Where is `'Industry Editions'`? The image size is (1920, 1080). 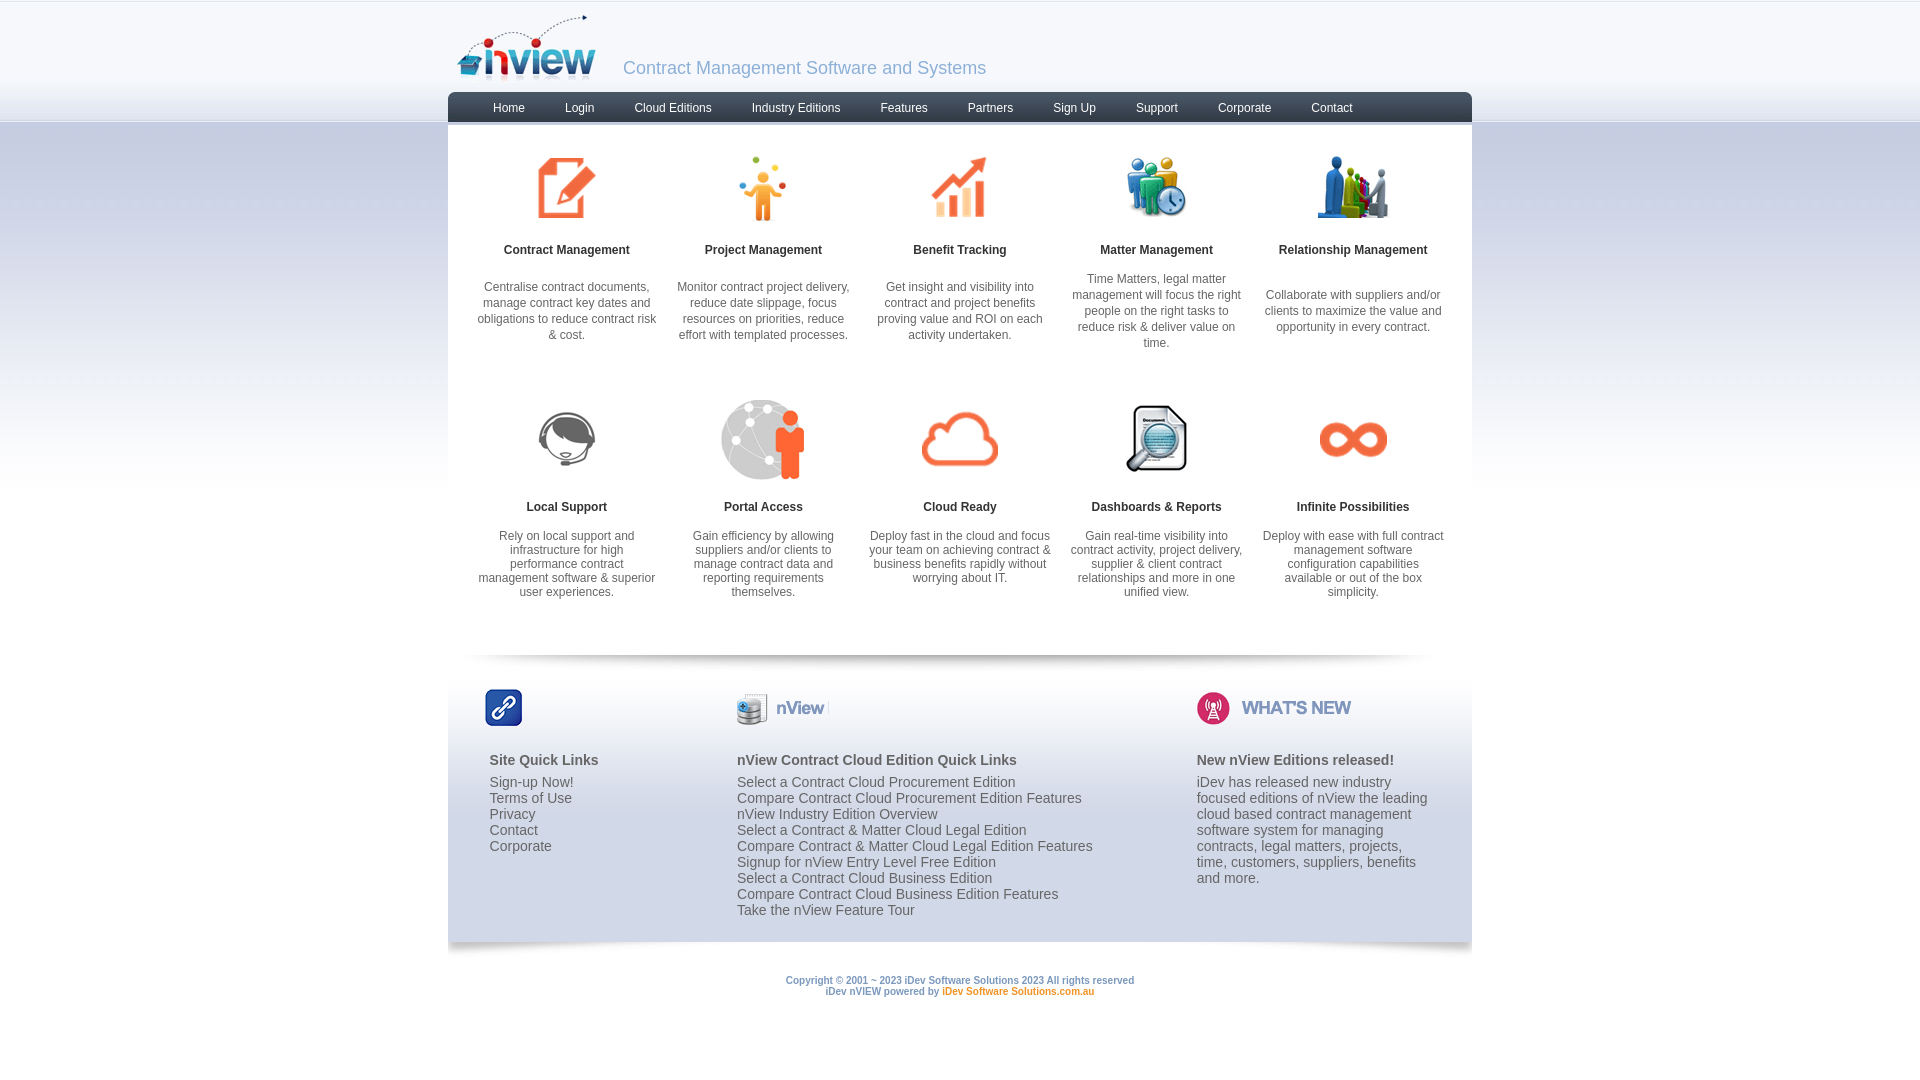 'Industry Editions' is located at coordinates (785, 111).